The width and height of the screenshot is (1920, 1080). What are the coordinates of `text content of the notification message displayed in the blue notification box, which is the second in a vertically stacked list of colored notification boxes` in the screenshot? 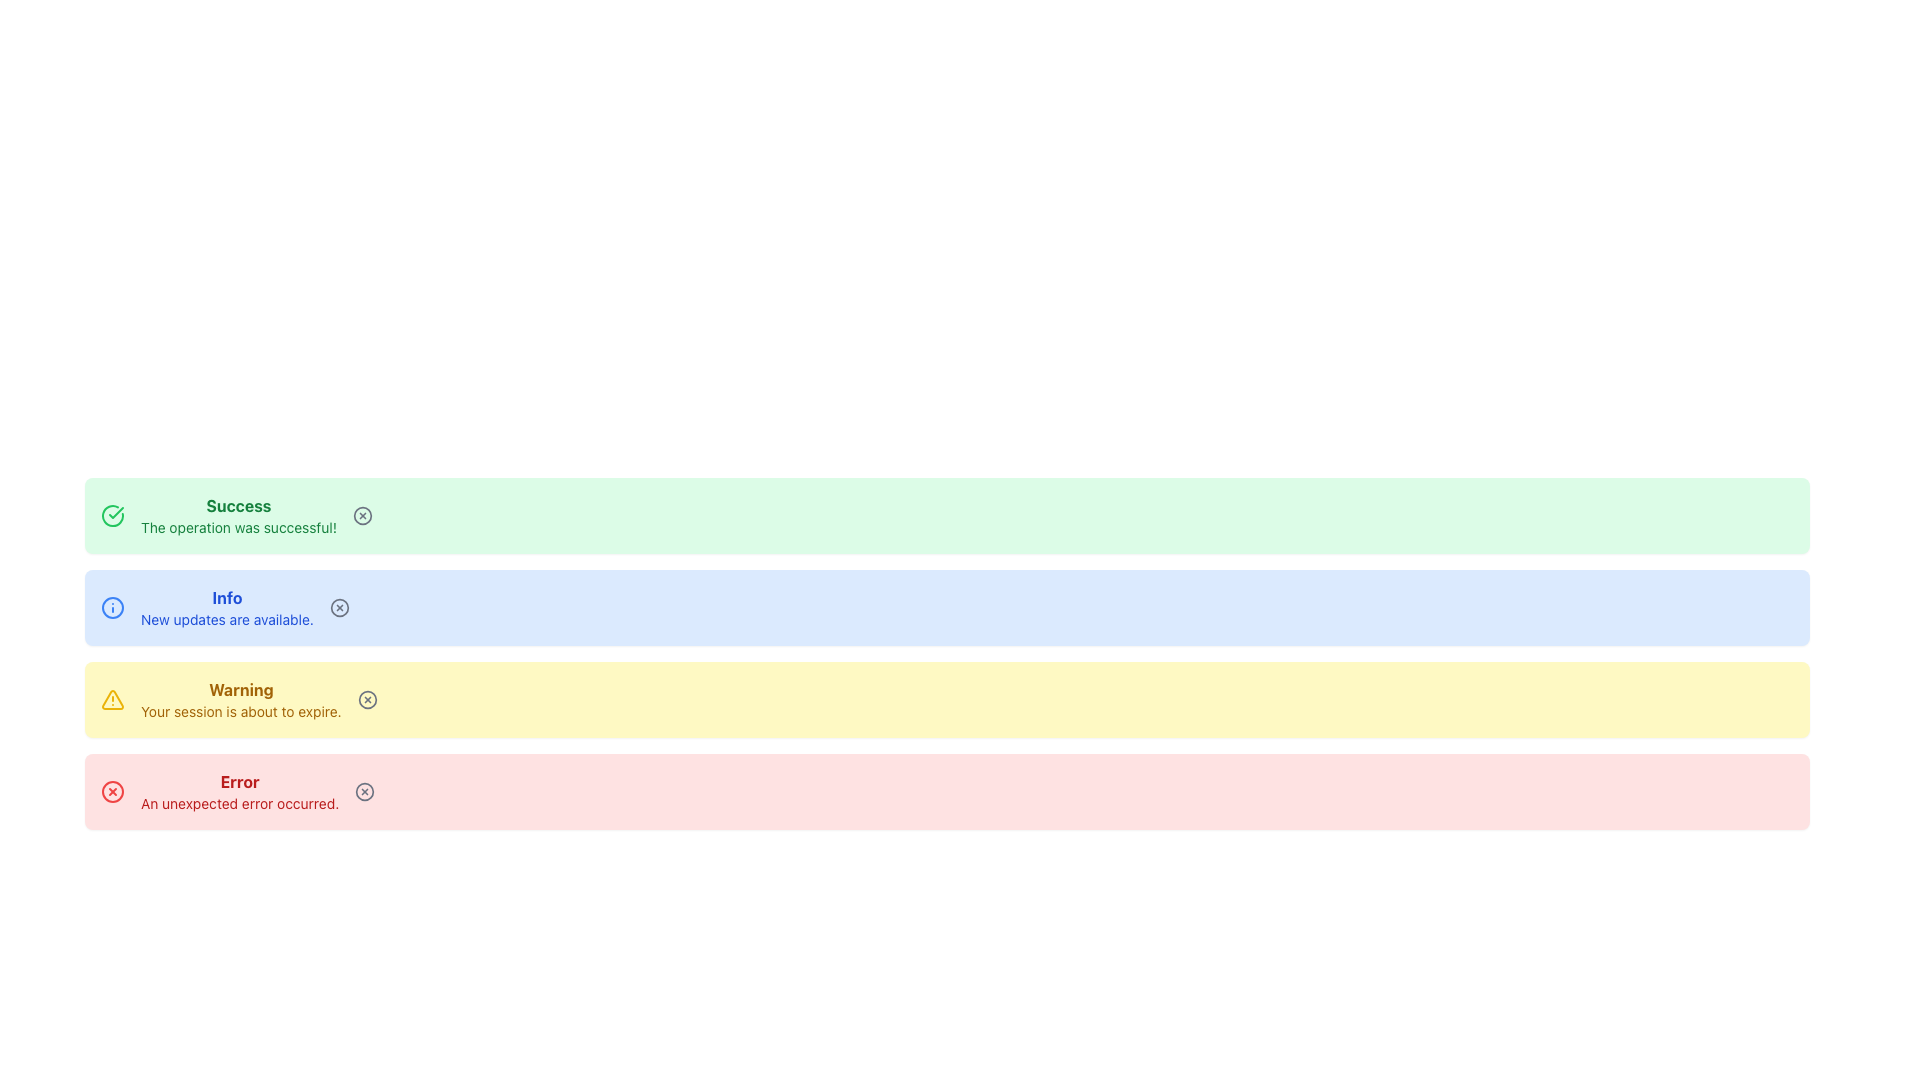 It's located at (227, 607).